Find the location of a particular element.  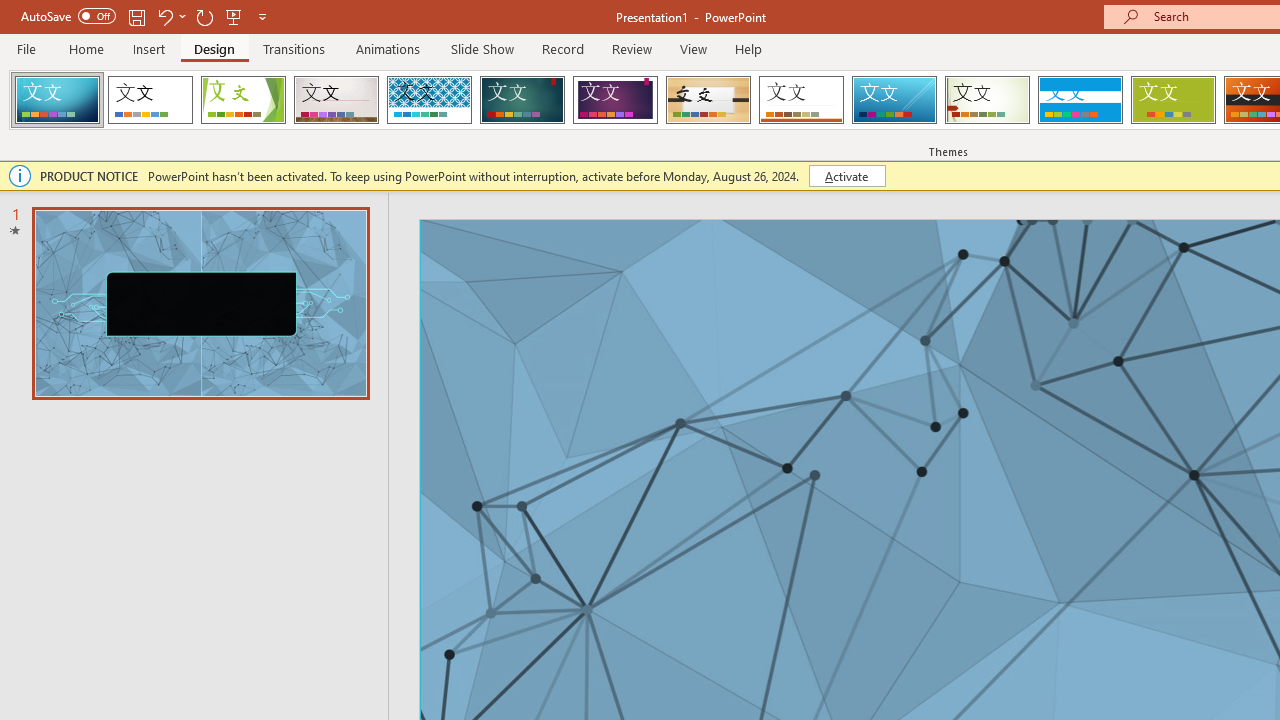

'Organic' is located at coordinates (708, 100).